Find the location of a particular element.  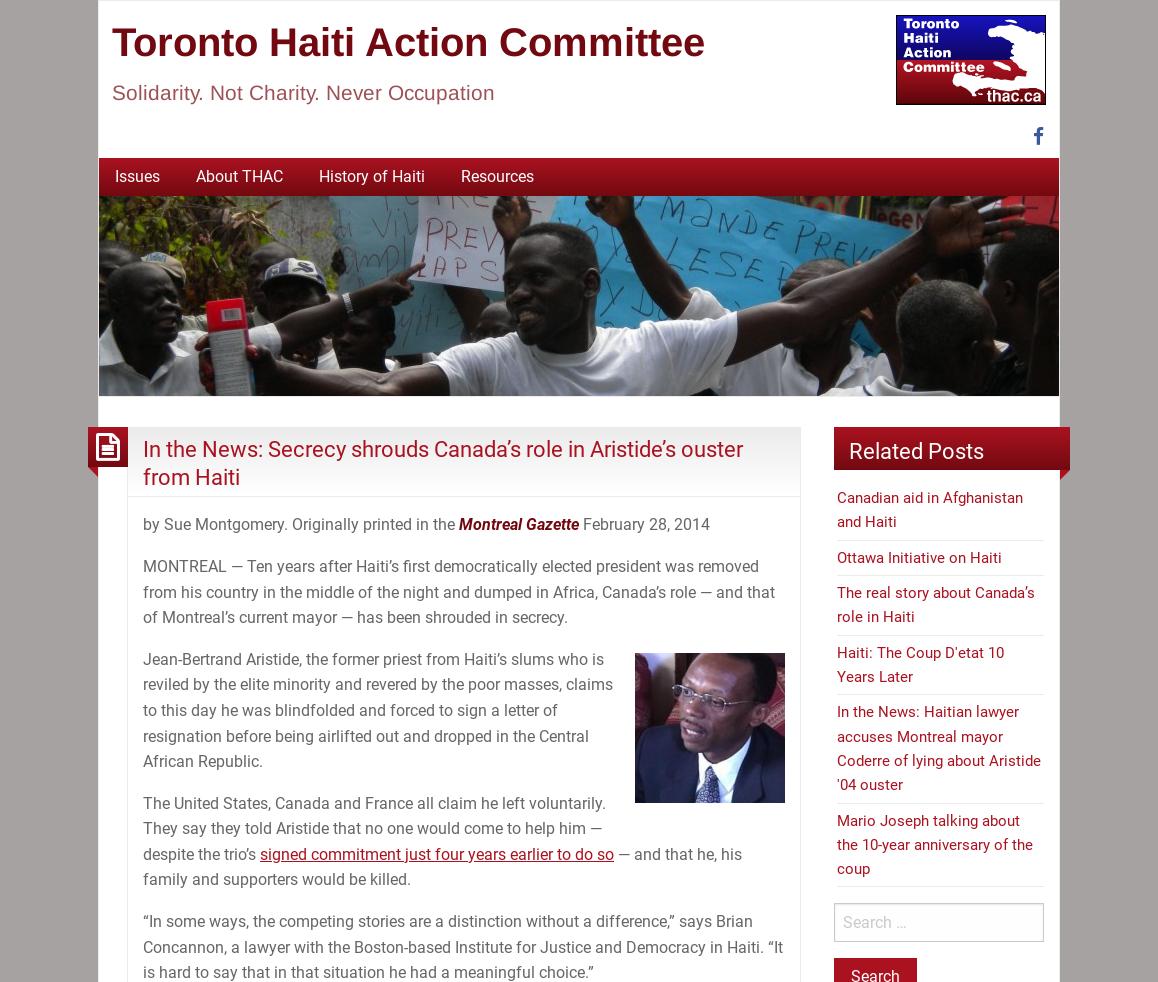

'Issues' is located at coordinates (136, 175).